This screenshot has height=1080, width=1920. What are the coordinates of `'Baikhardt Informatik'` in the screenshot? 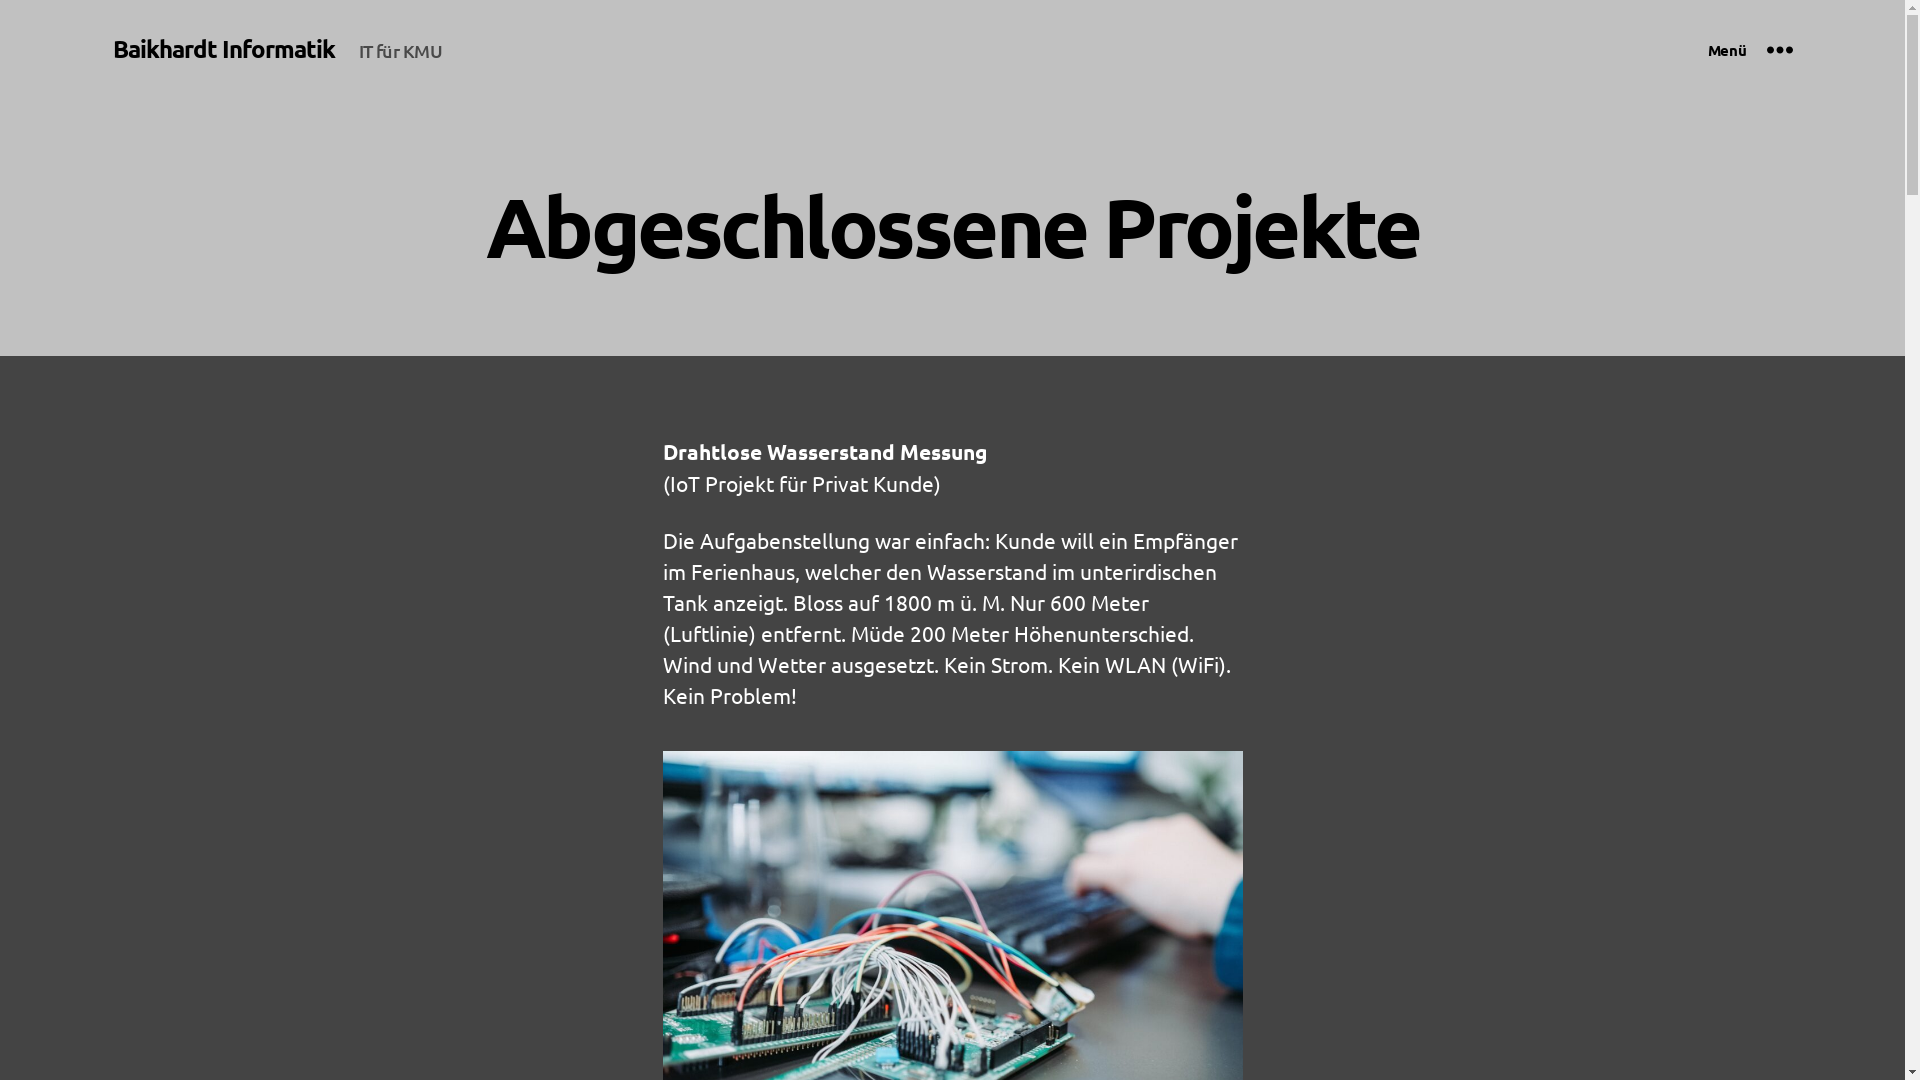 It's located at (222, 48).